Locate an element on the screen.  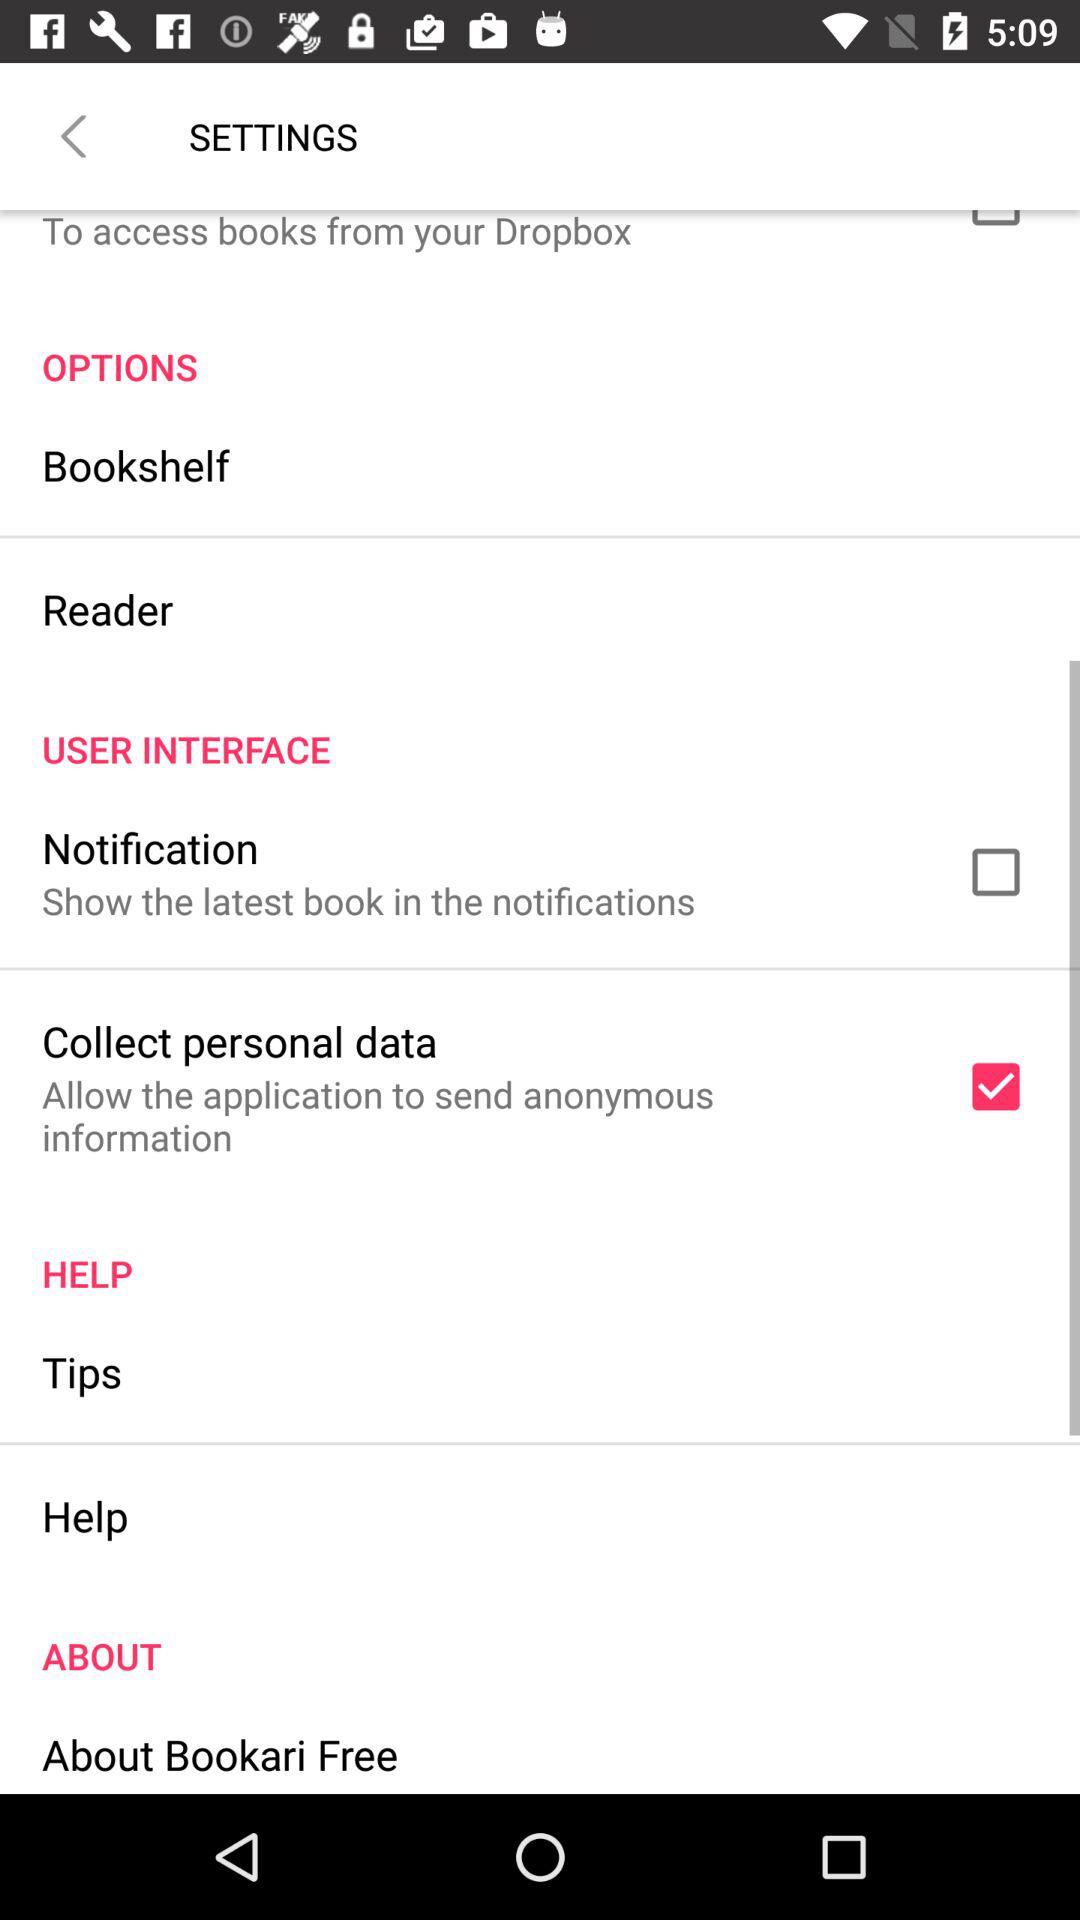
item below user interface is located at coordinates (149, 847).